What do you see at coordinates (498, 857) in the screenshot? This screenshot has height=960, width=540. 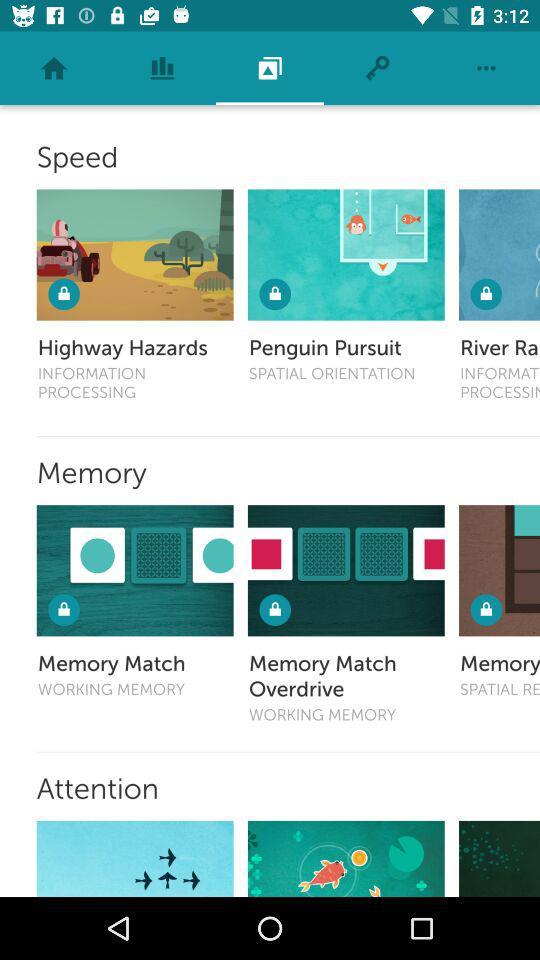 I see `unknown game` at bounding box center [498, 857].